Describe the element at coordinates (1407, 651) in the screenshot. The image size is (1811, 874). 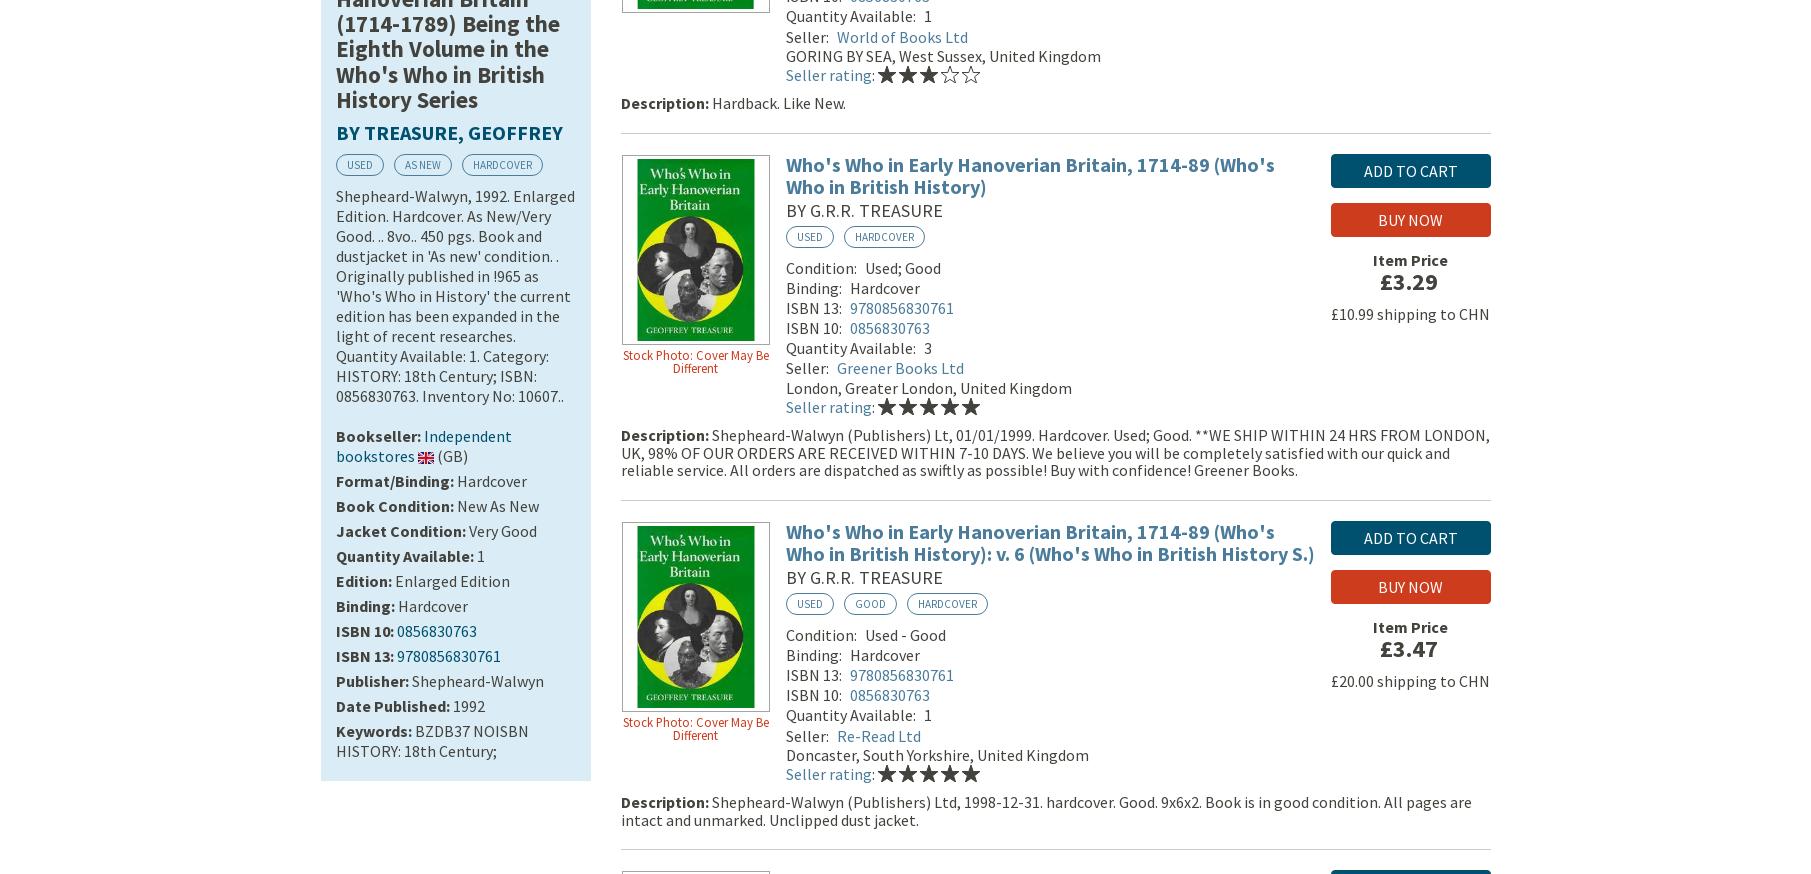
I see `'£3.47'` at that location.